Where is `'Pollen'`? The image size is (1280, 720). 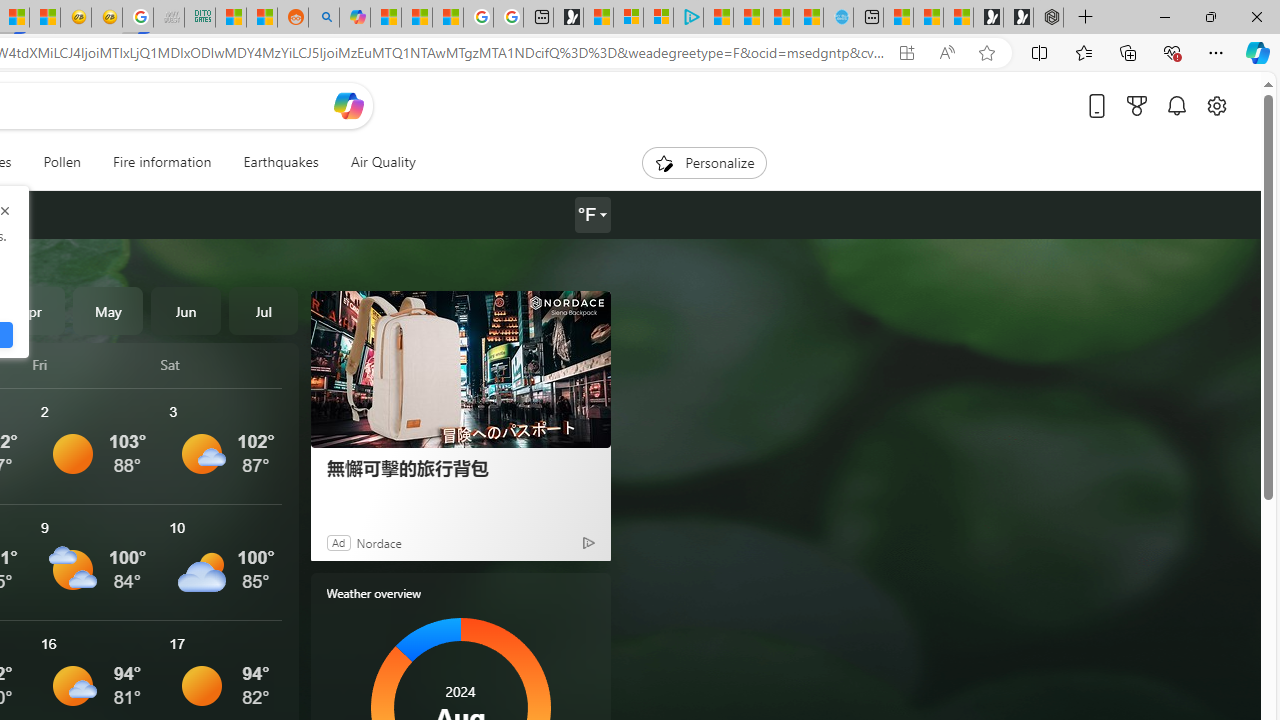
'Pollen' is located at coordinates (62, 162).